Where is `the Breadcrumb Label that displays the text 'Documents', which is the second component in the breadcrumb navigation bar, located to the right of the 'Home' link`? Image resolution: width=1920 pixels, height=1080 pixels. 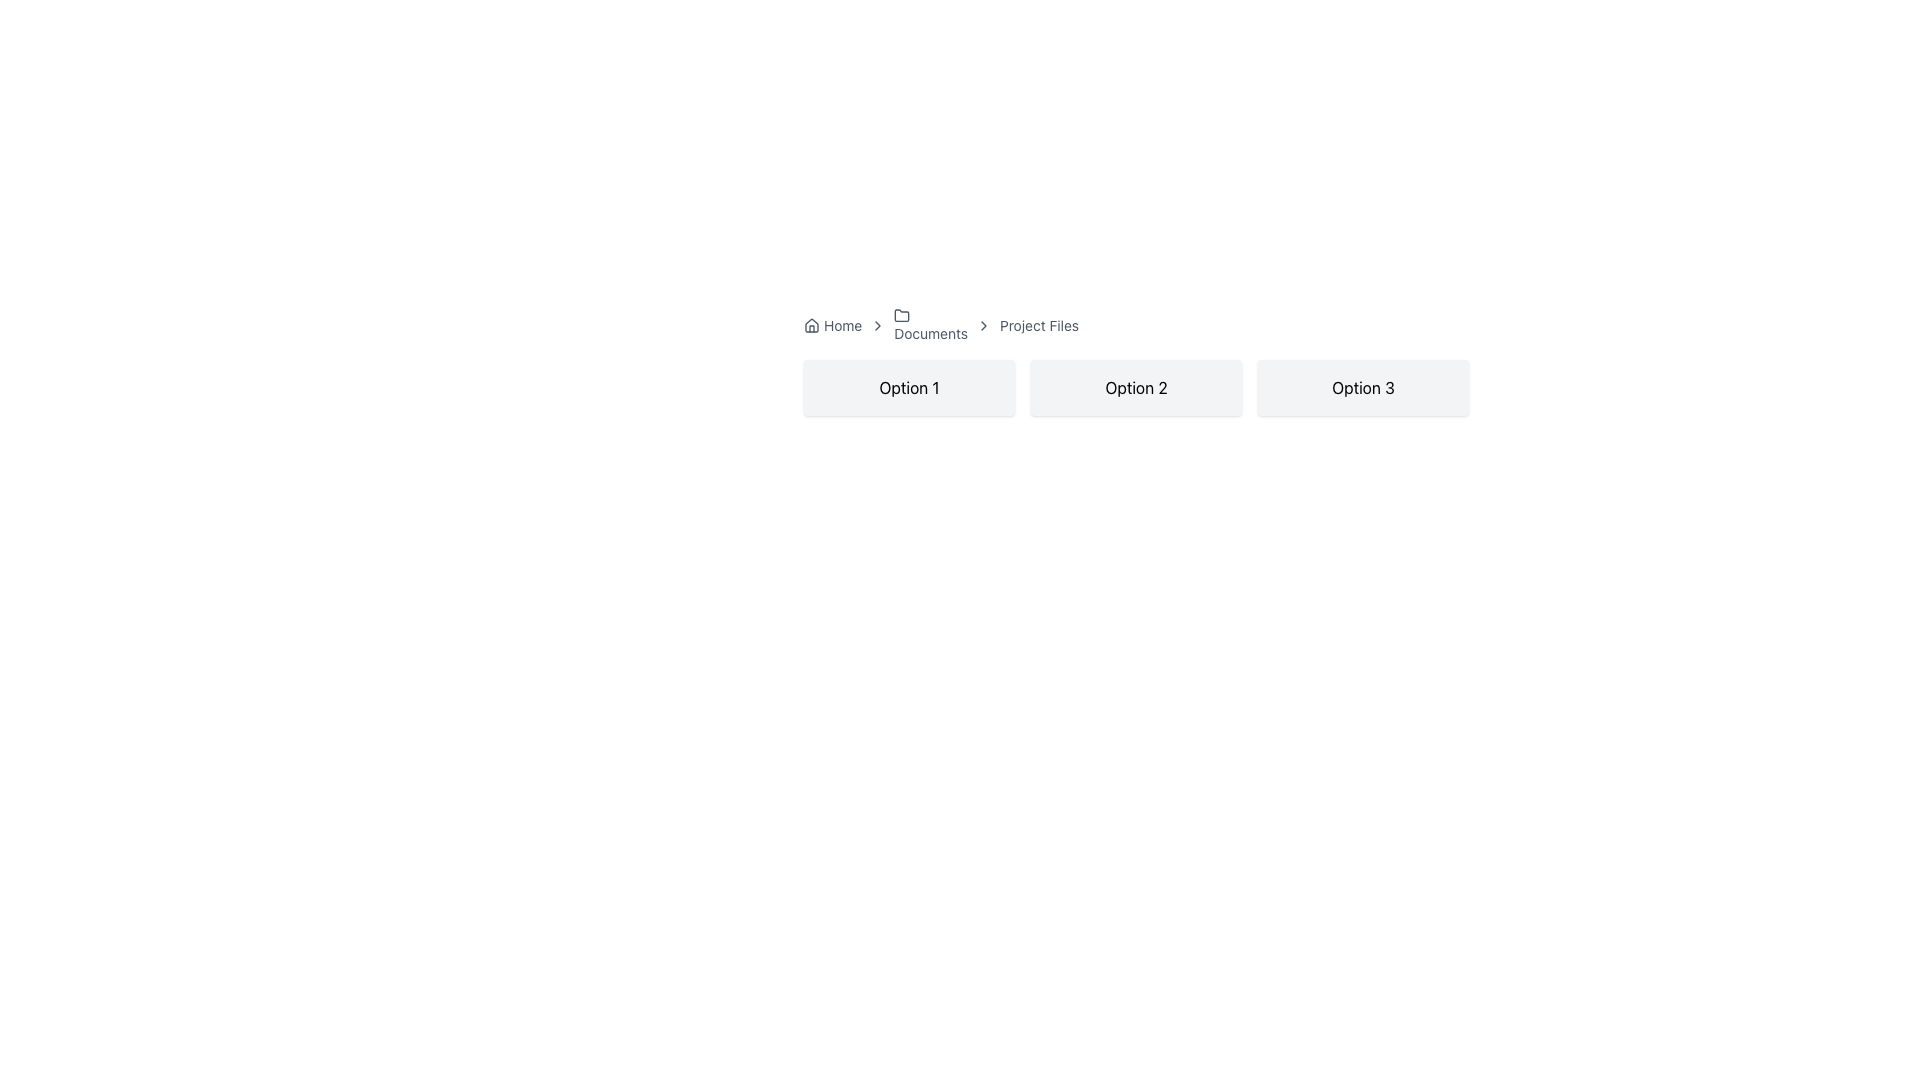
the Breadcrumb Label that displays the text 'Documents', which is the second component in the breadcrumb navigation bar, located to the right of the 'Home' link is located at coordinates (930, 325).